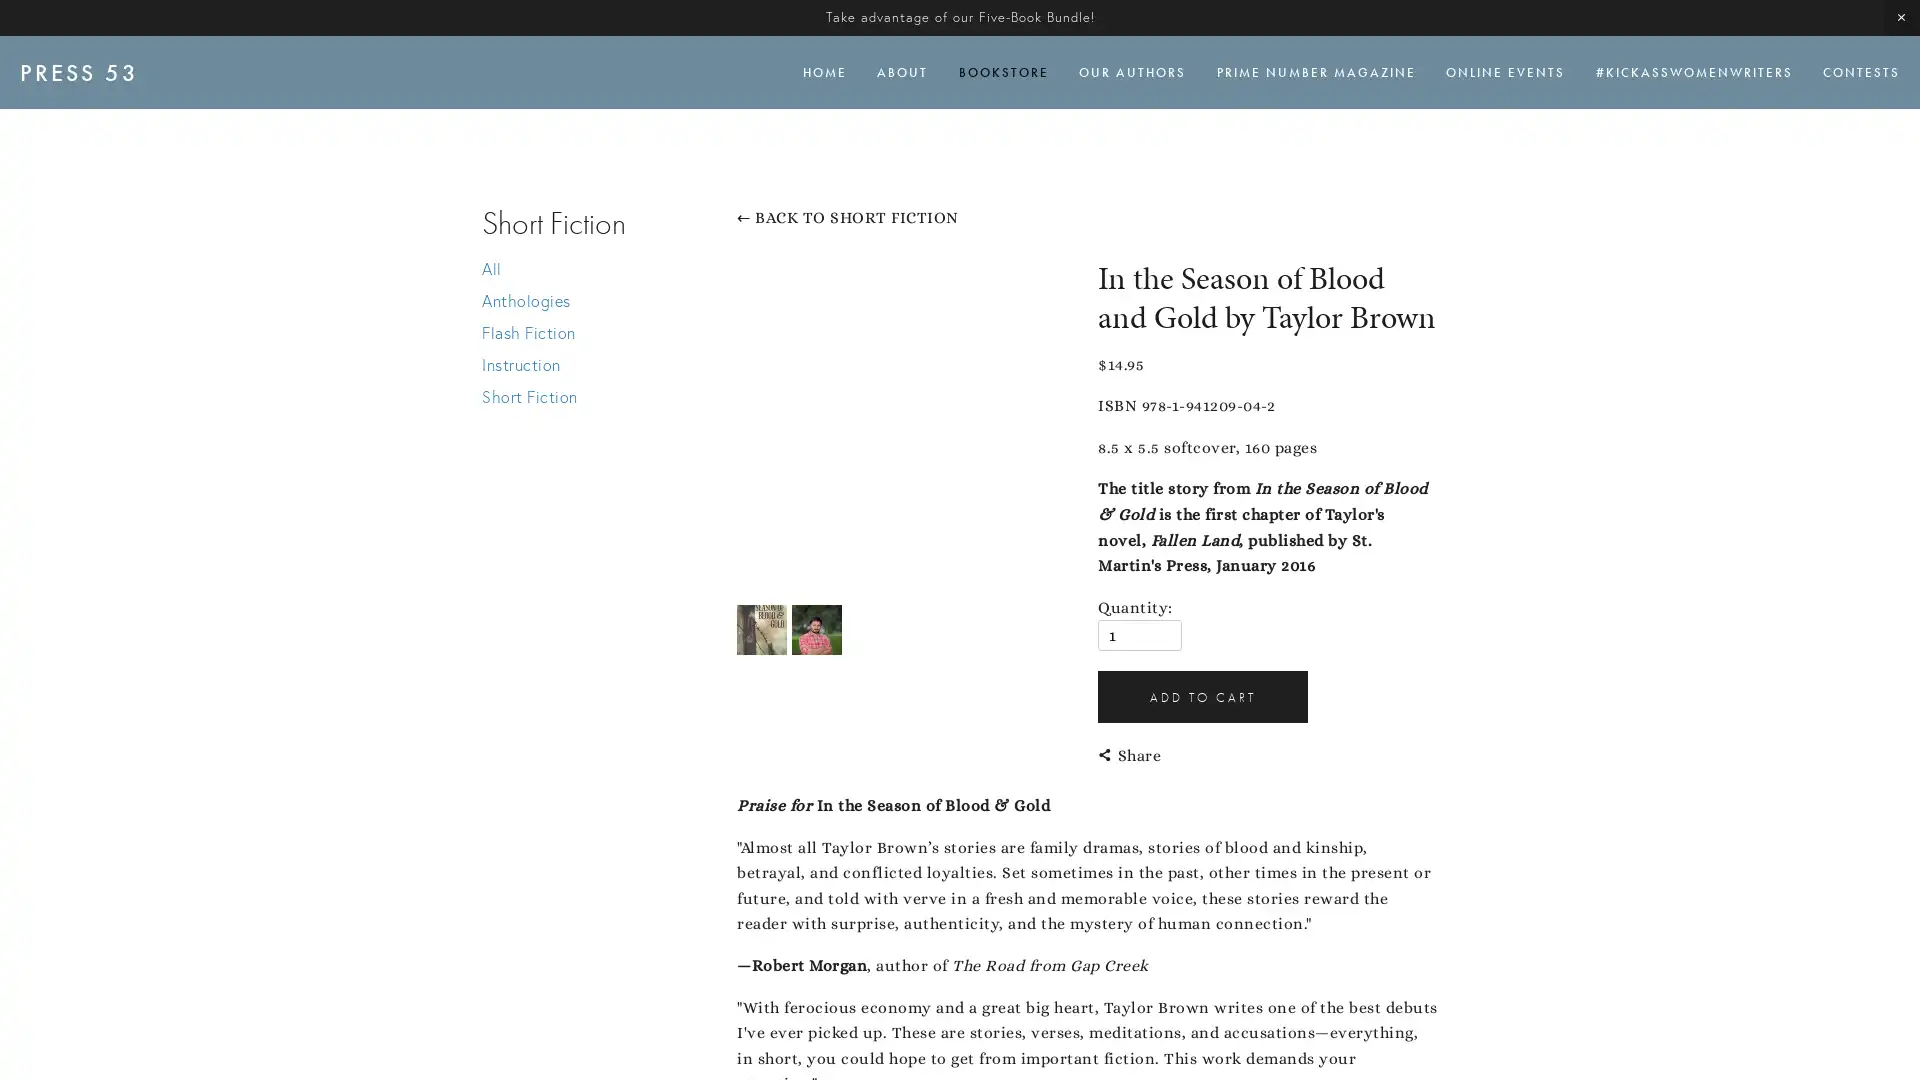 Image resolution: width=1920 pixels, height=1080 pixels. What do you see at coordinates (1202, 696) in the screenshot?
I see `ADD TO CART` at bounding box center [1202, 696].